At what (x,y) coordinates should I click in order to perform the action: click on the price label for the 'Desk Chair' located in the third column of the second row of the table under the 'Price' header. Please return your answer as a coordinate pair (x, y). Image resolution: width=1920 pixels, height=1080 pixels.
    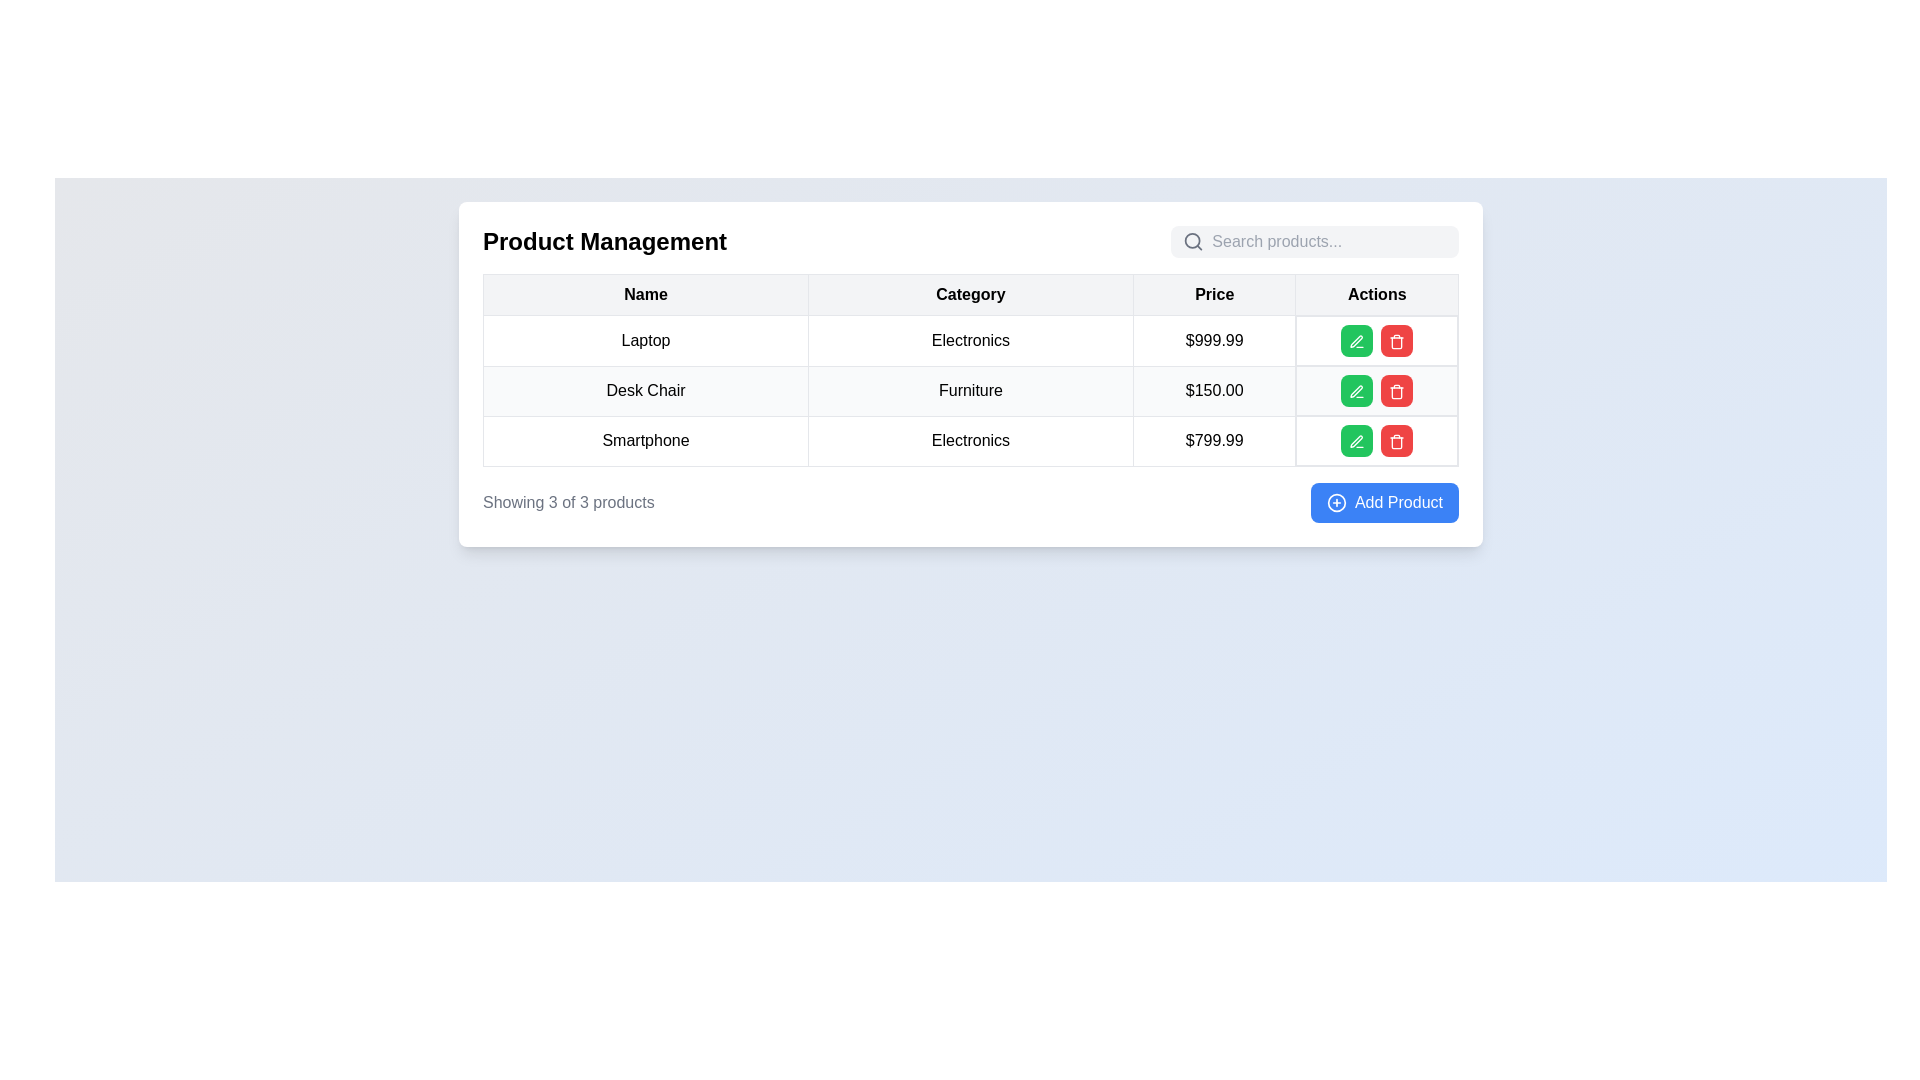
    Looking at the image, I should click on (1213, 390).